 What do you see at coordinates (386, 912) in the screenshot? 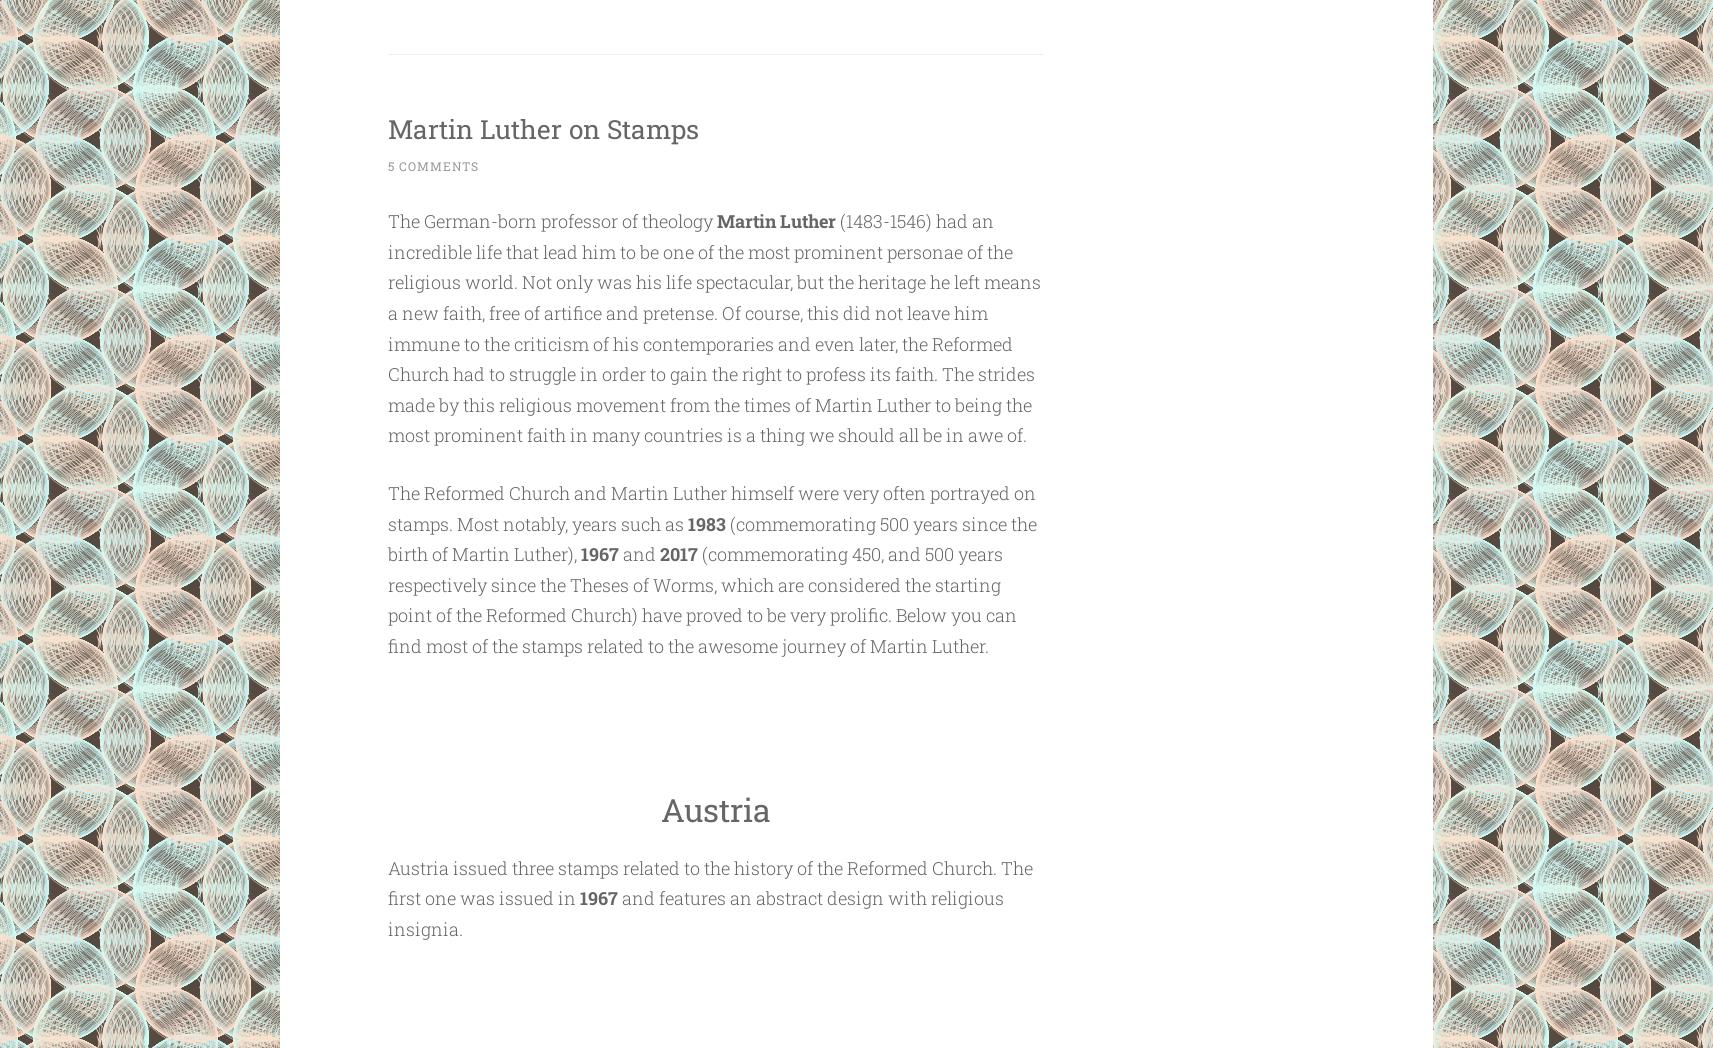
I see `'and features an abstract design with religious insignia.'` at bounding box center [386, 912].